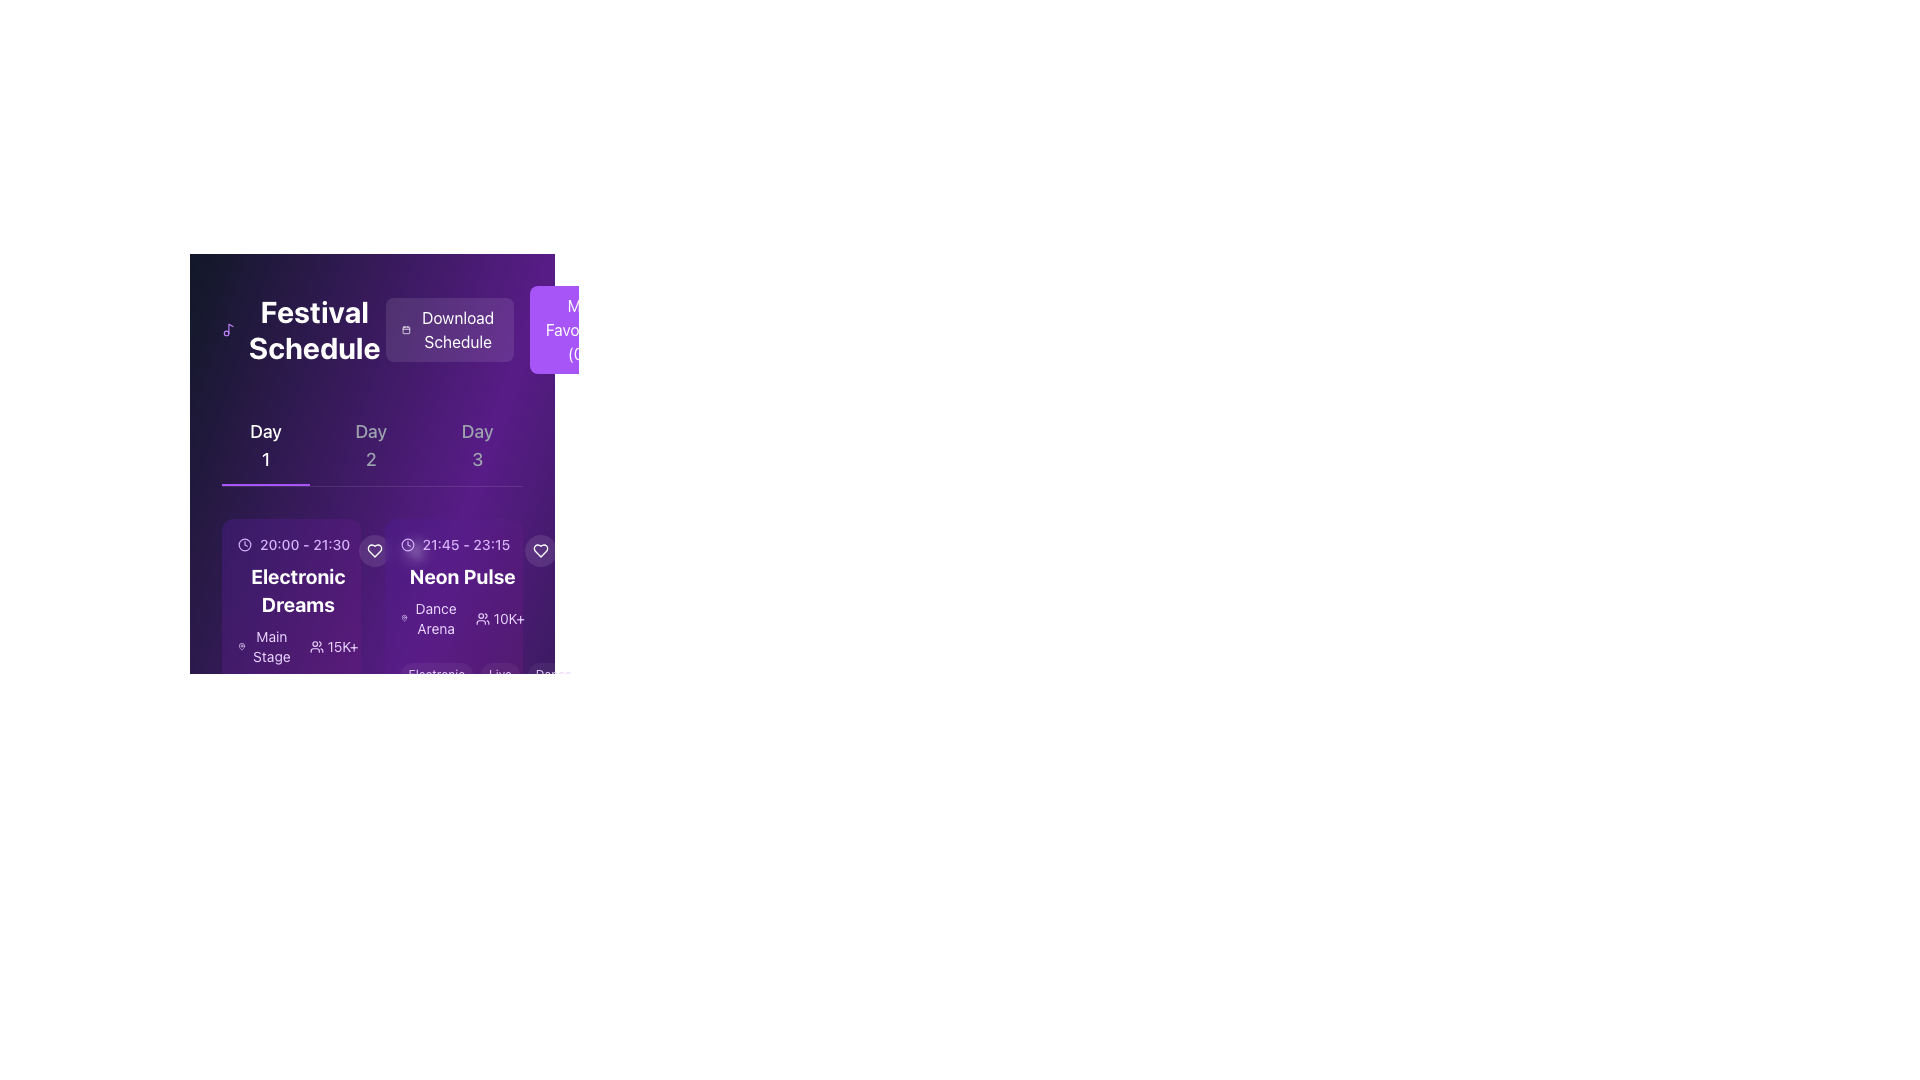 This screenshot has width=1920, height=1080. What do you see at coordinates (243, 788) in the screenshot?
I see `the circular SVG element that represents the clock icon, located at the lower part of the interface near the schedule layout` at bounding box center [243, 788].